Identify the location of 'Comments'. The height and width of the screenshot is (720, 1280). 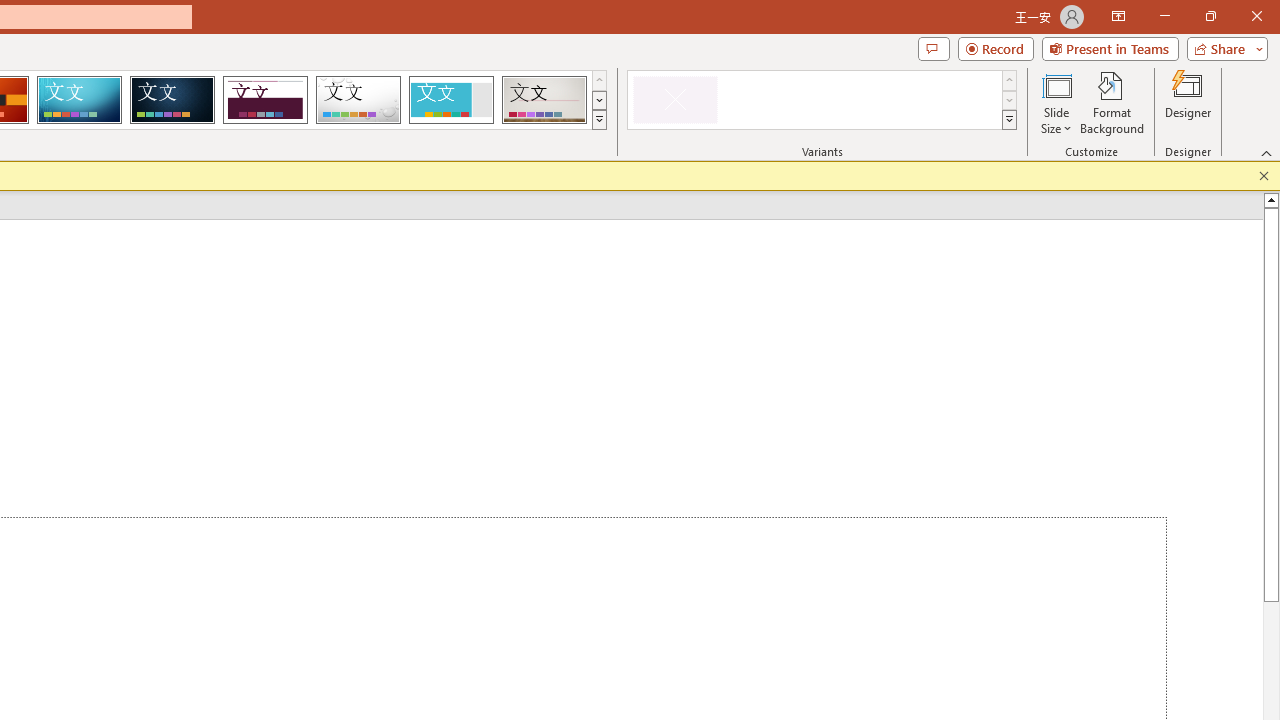
(932, 47).